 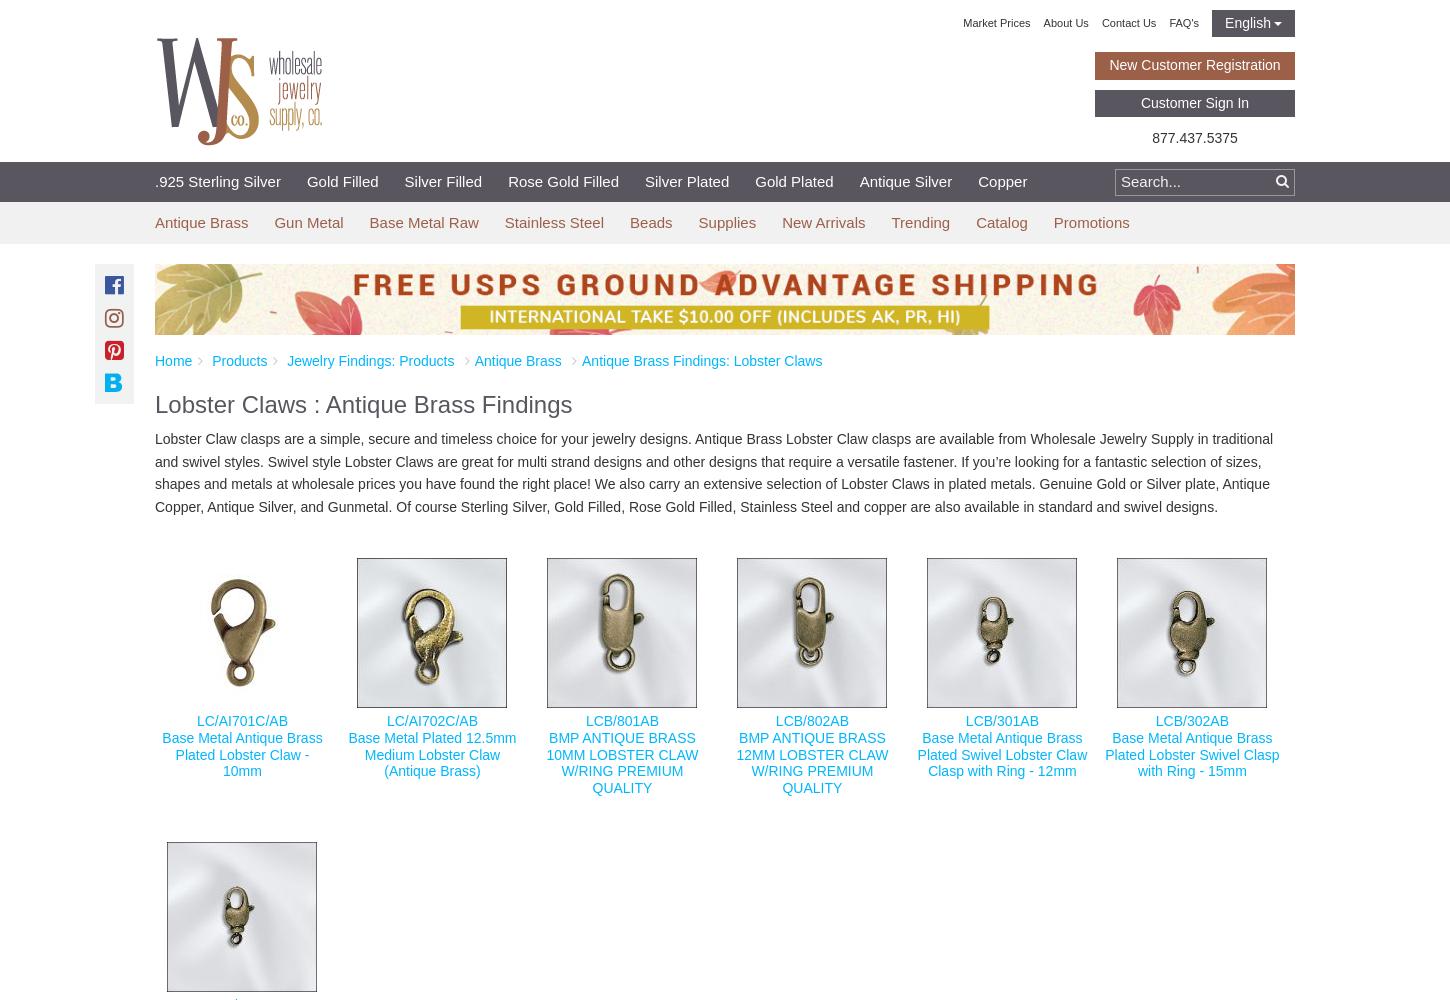 What do you see at coordinates (996, 22) in the screenshot?
I see `'Market Prices'` at bounding box center [996, 22].